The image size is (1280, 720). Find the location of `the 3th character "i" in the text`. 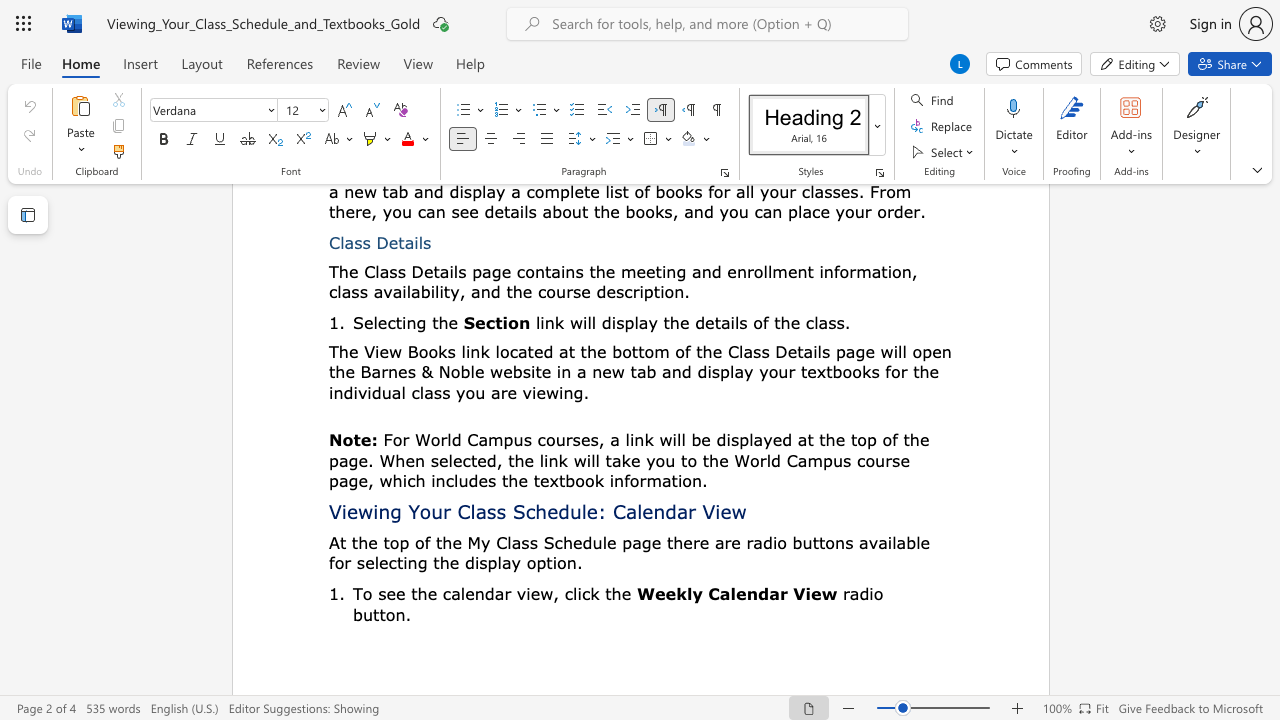

the 3th character "i" in the text is located at coordinates (717, 510).